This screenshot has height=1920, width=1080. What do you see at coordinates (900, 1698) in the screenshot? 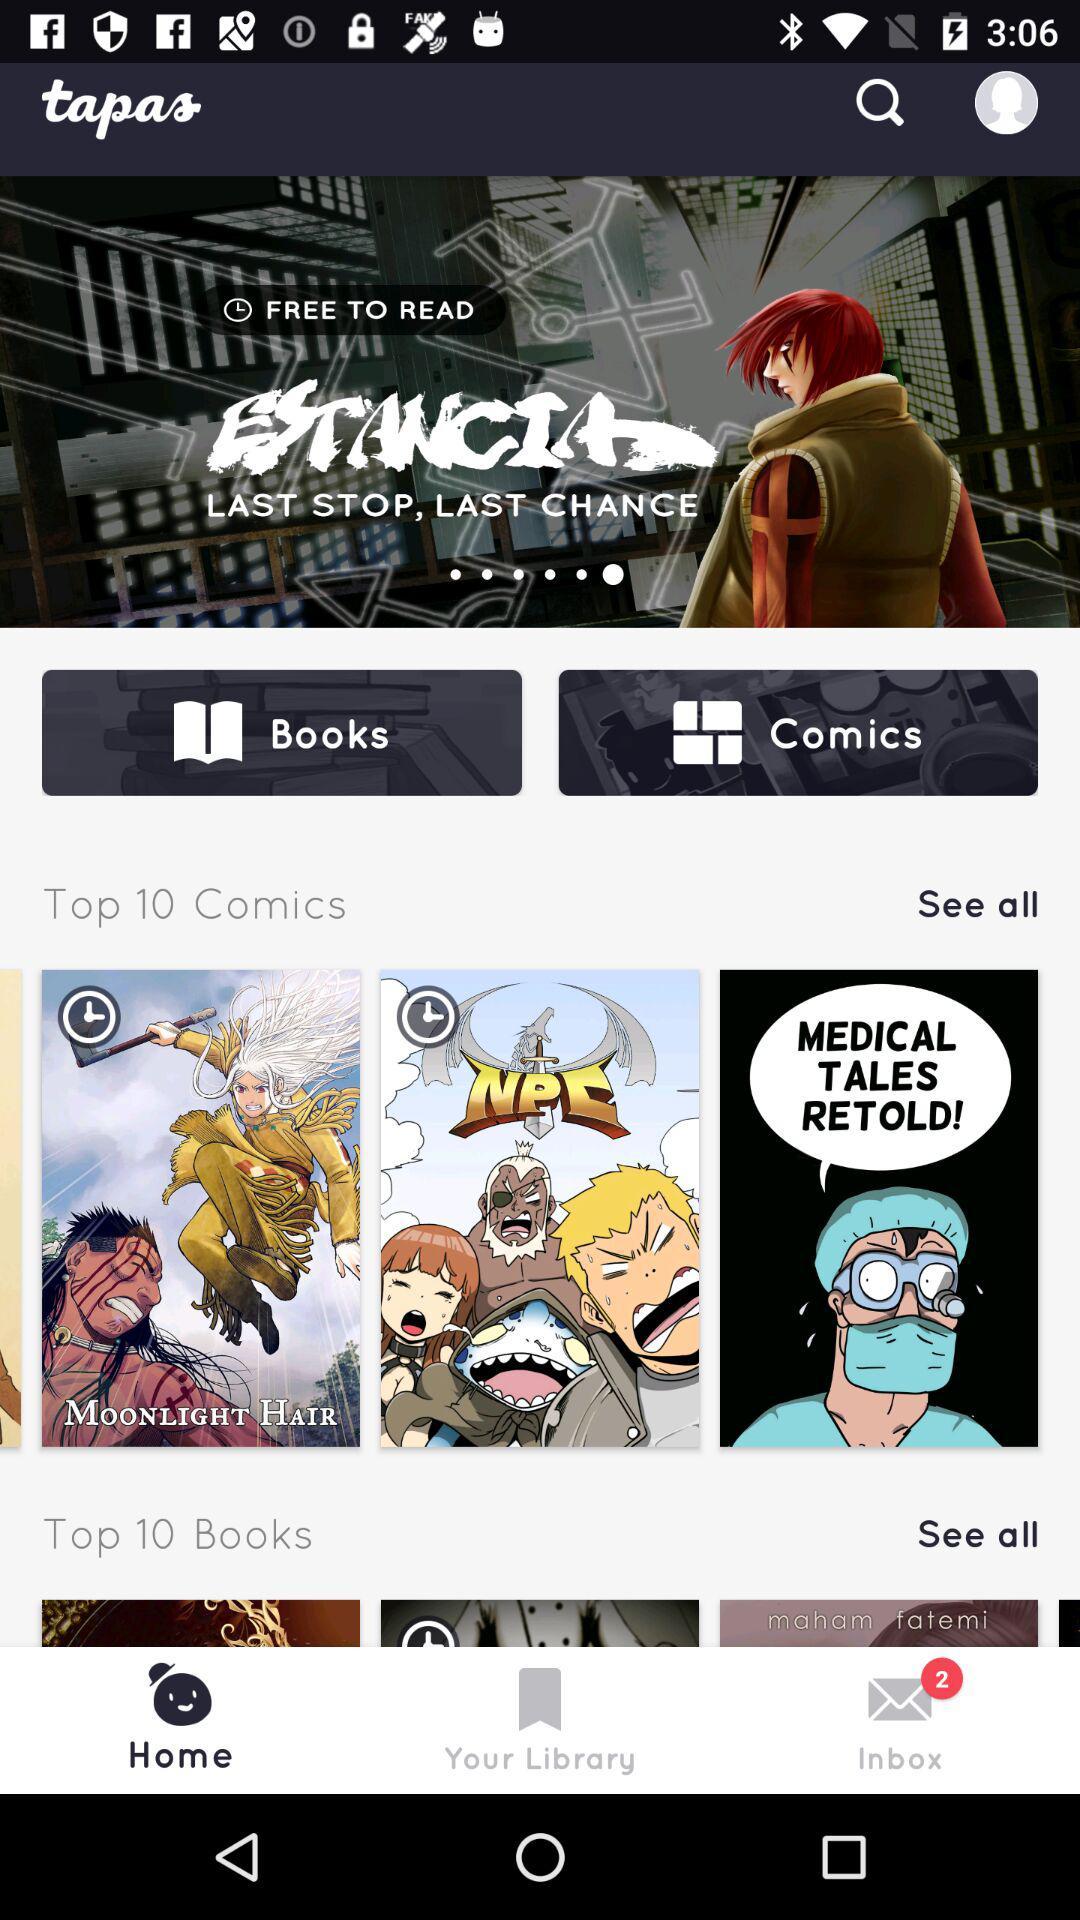
I see `symbol above inbox` at bounding box center [900, 1698].